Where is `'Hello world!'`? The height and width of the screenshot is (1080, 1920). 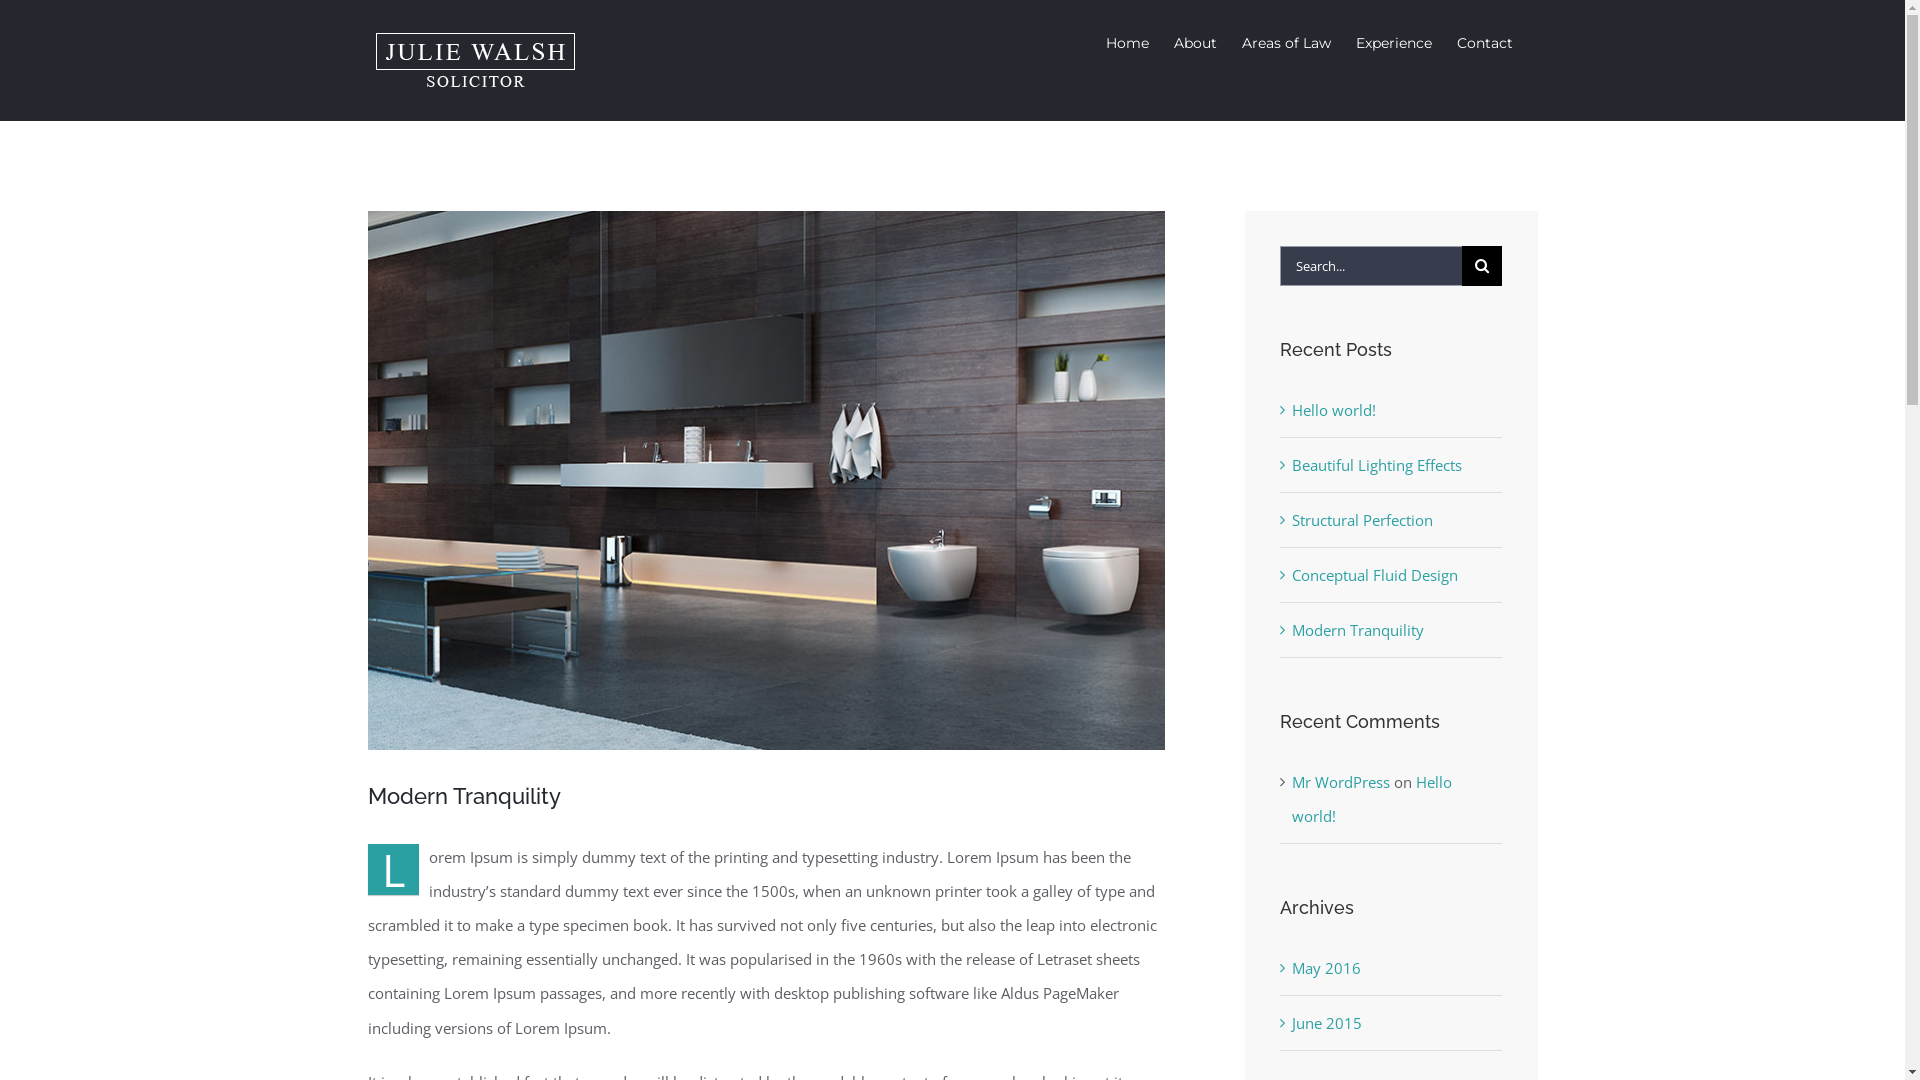
'Hello world!' is located at coordinates (1371, 797).